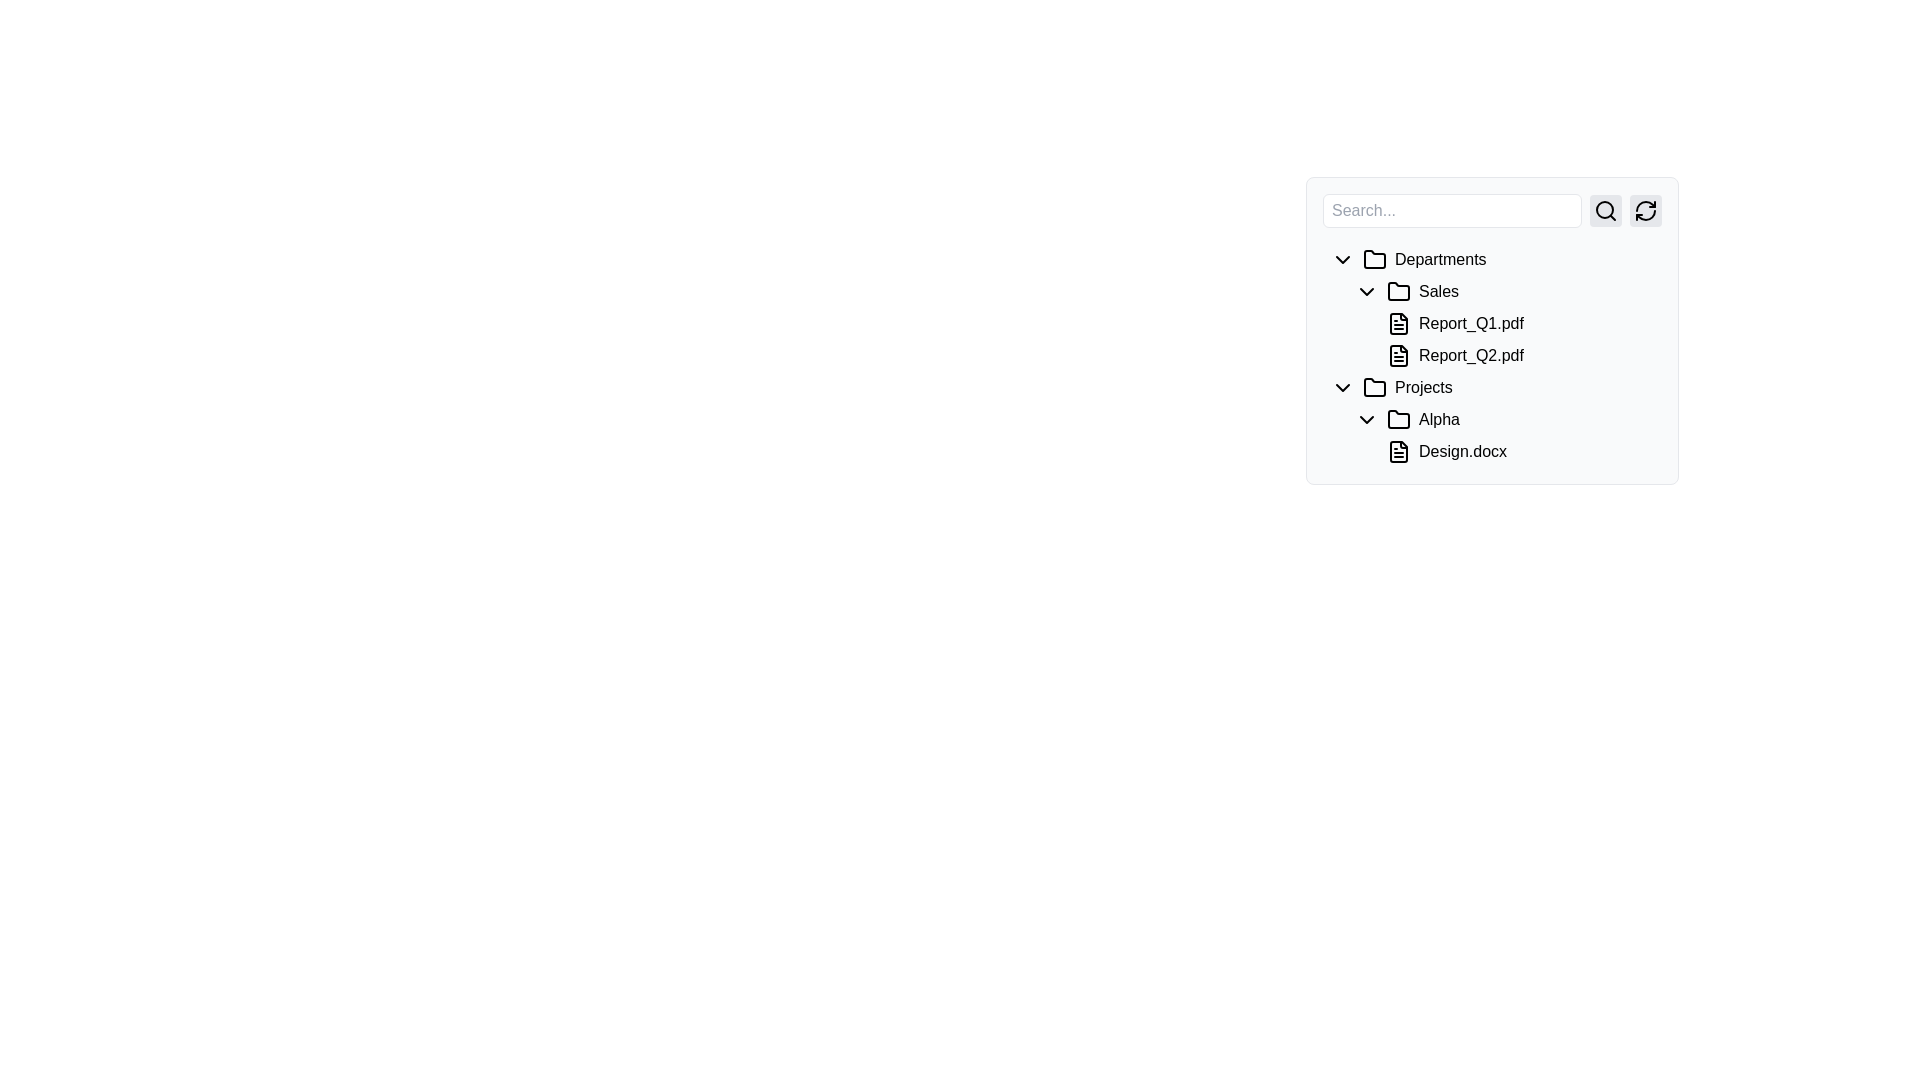 Image resolution: width=1920 pixels, height=1080 pixels. Describe the element at coordinates (1492, 330) in the screenshot. I see `the 'Report_Q1.pdf' file` at that location.